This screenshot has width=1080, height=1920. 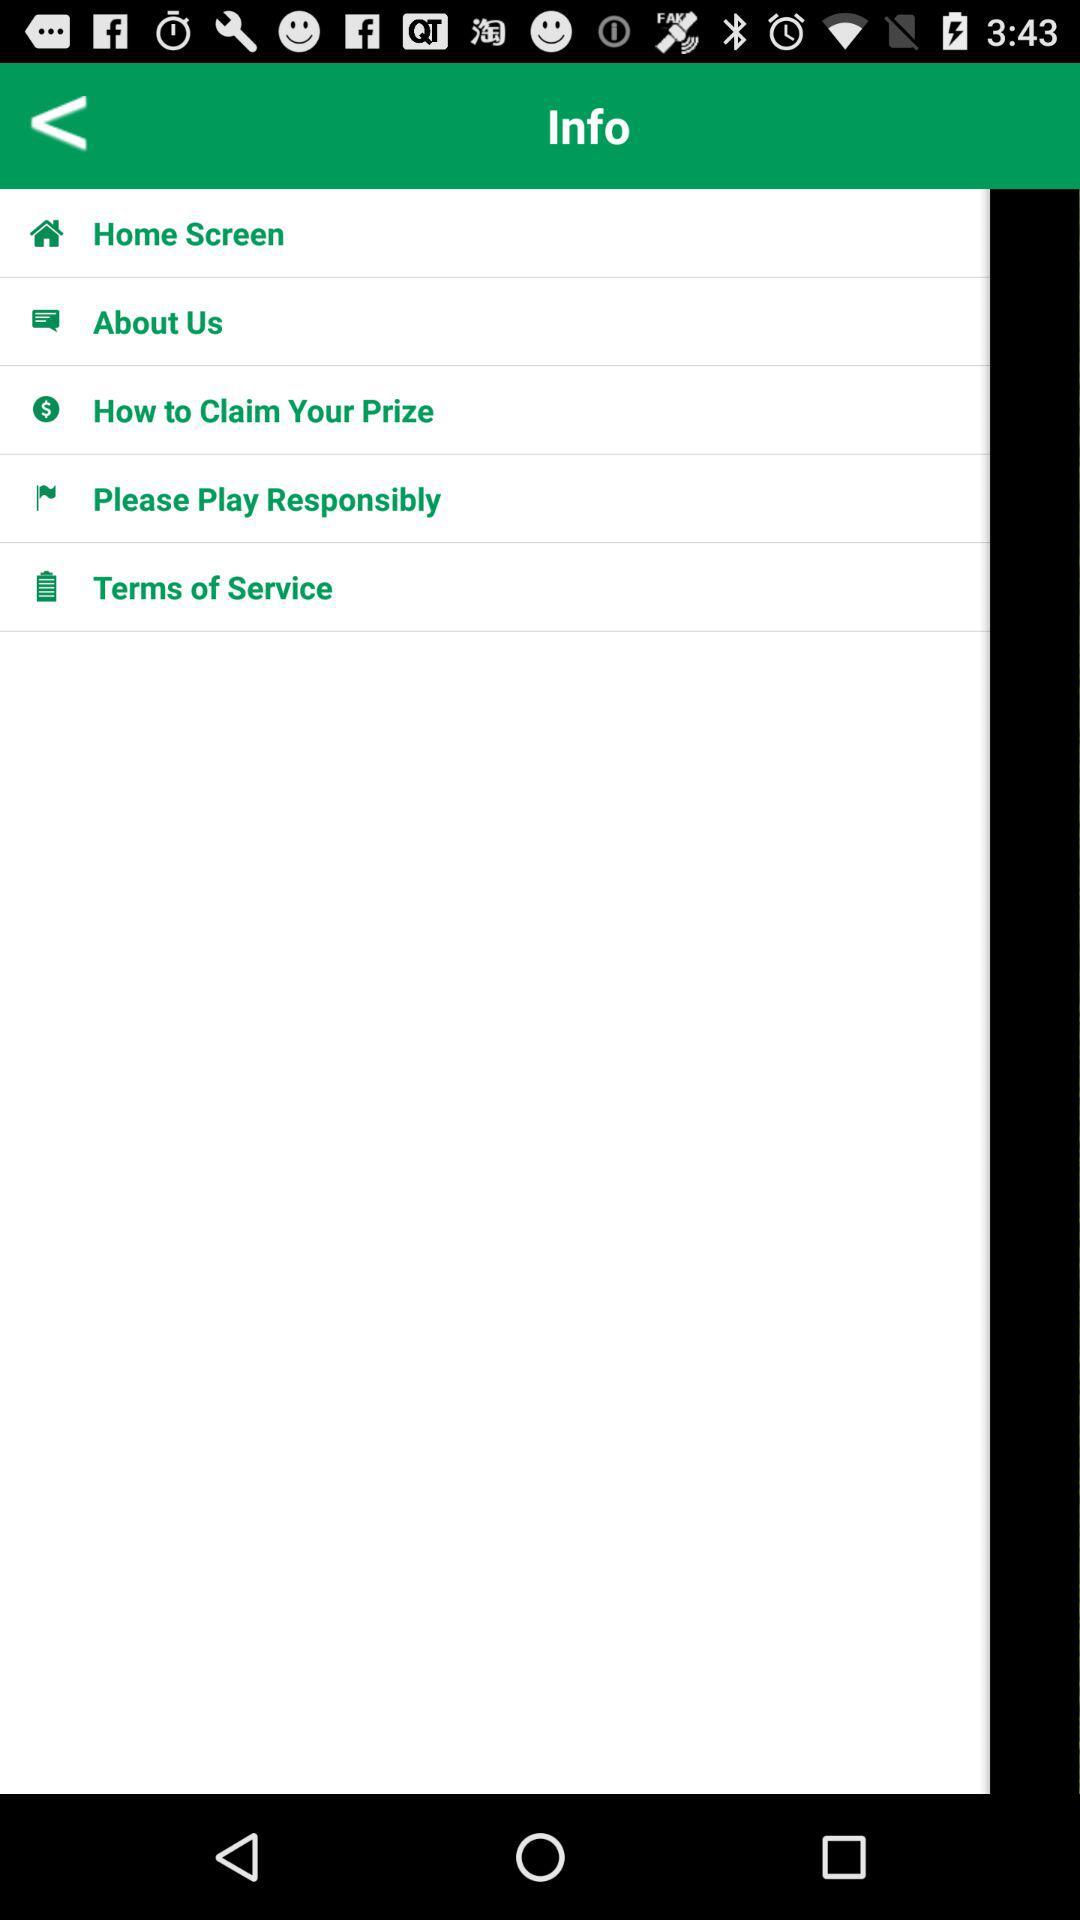 I want to click on the icon on the right, so click(x=1034, y=991).